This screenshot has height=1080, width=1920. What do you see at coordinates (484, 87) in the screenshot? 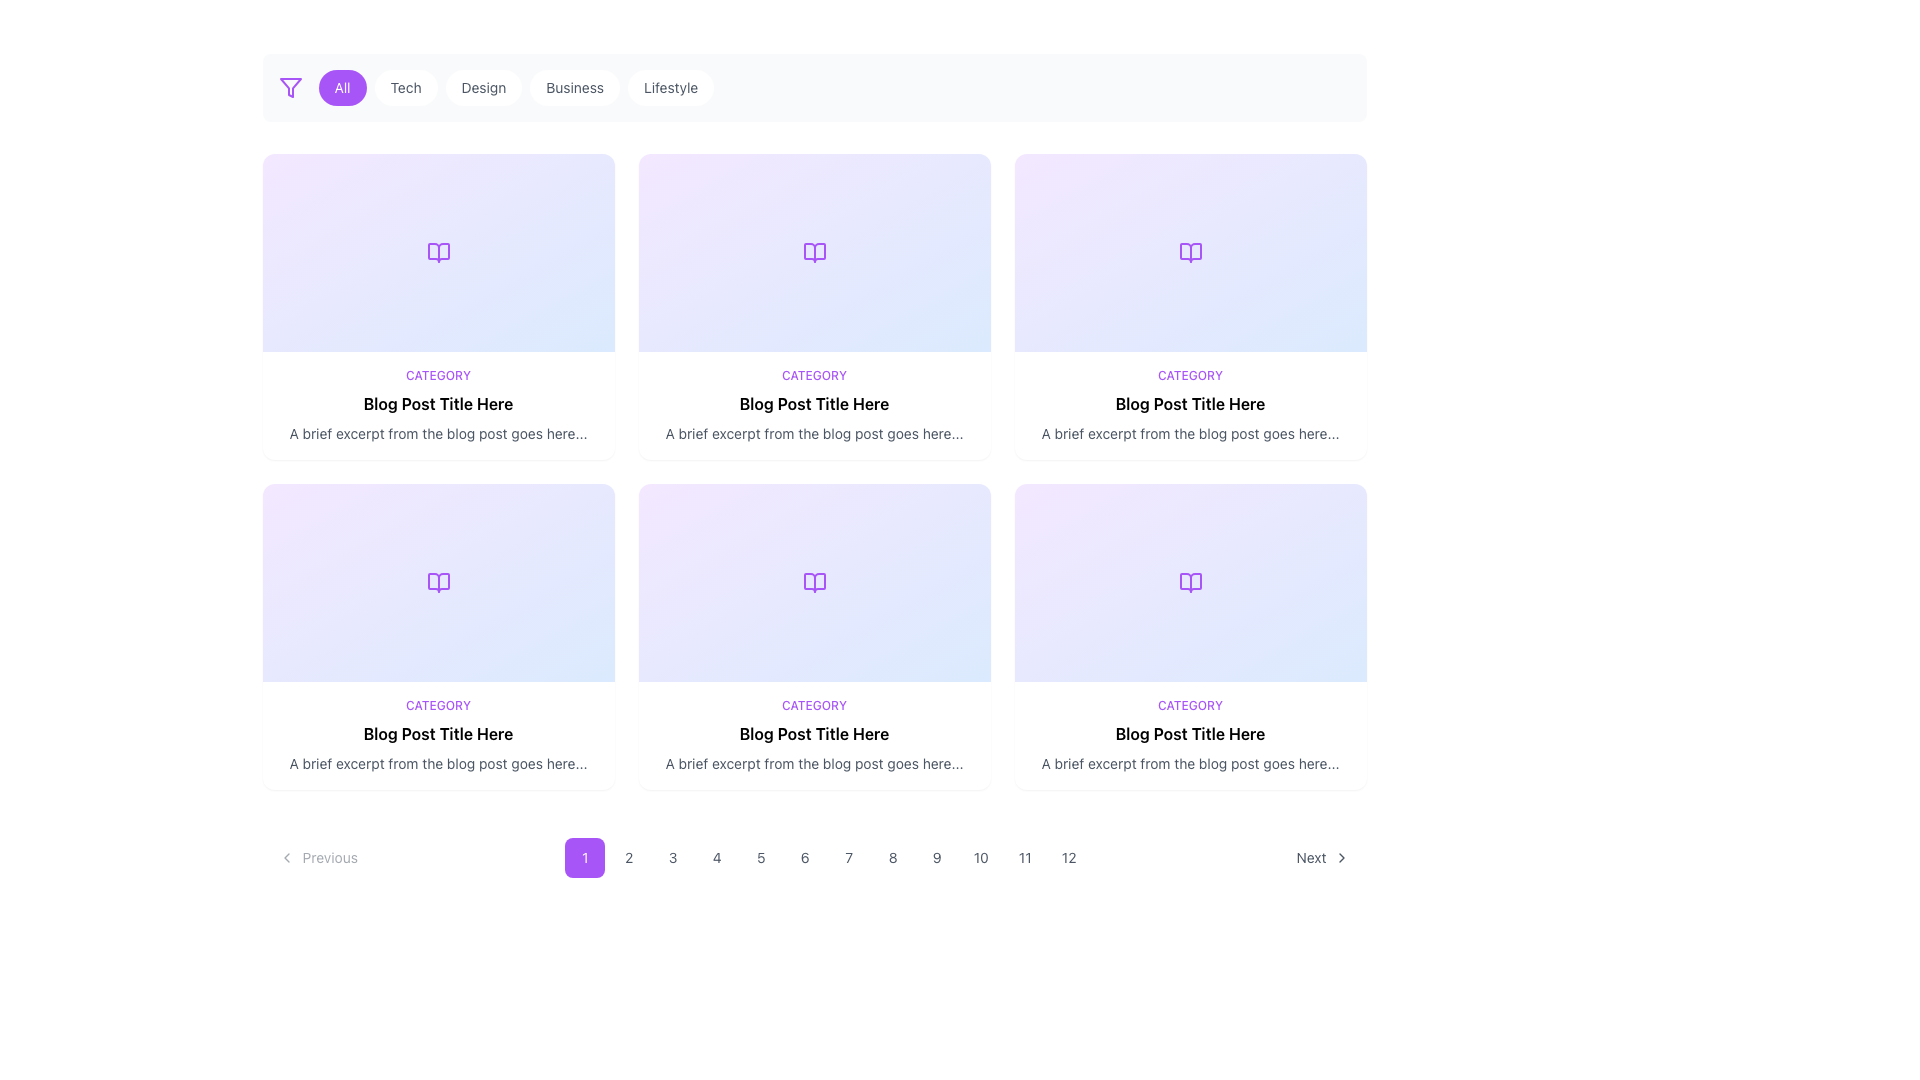
I see `the 'Design' filter button located in the top-middle of the interface to change its background color` at bounding box center [484, 87].